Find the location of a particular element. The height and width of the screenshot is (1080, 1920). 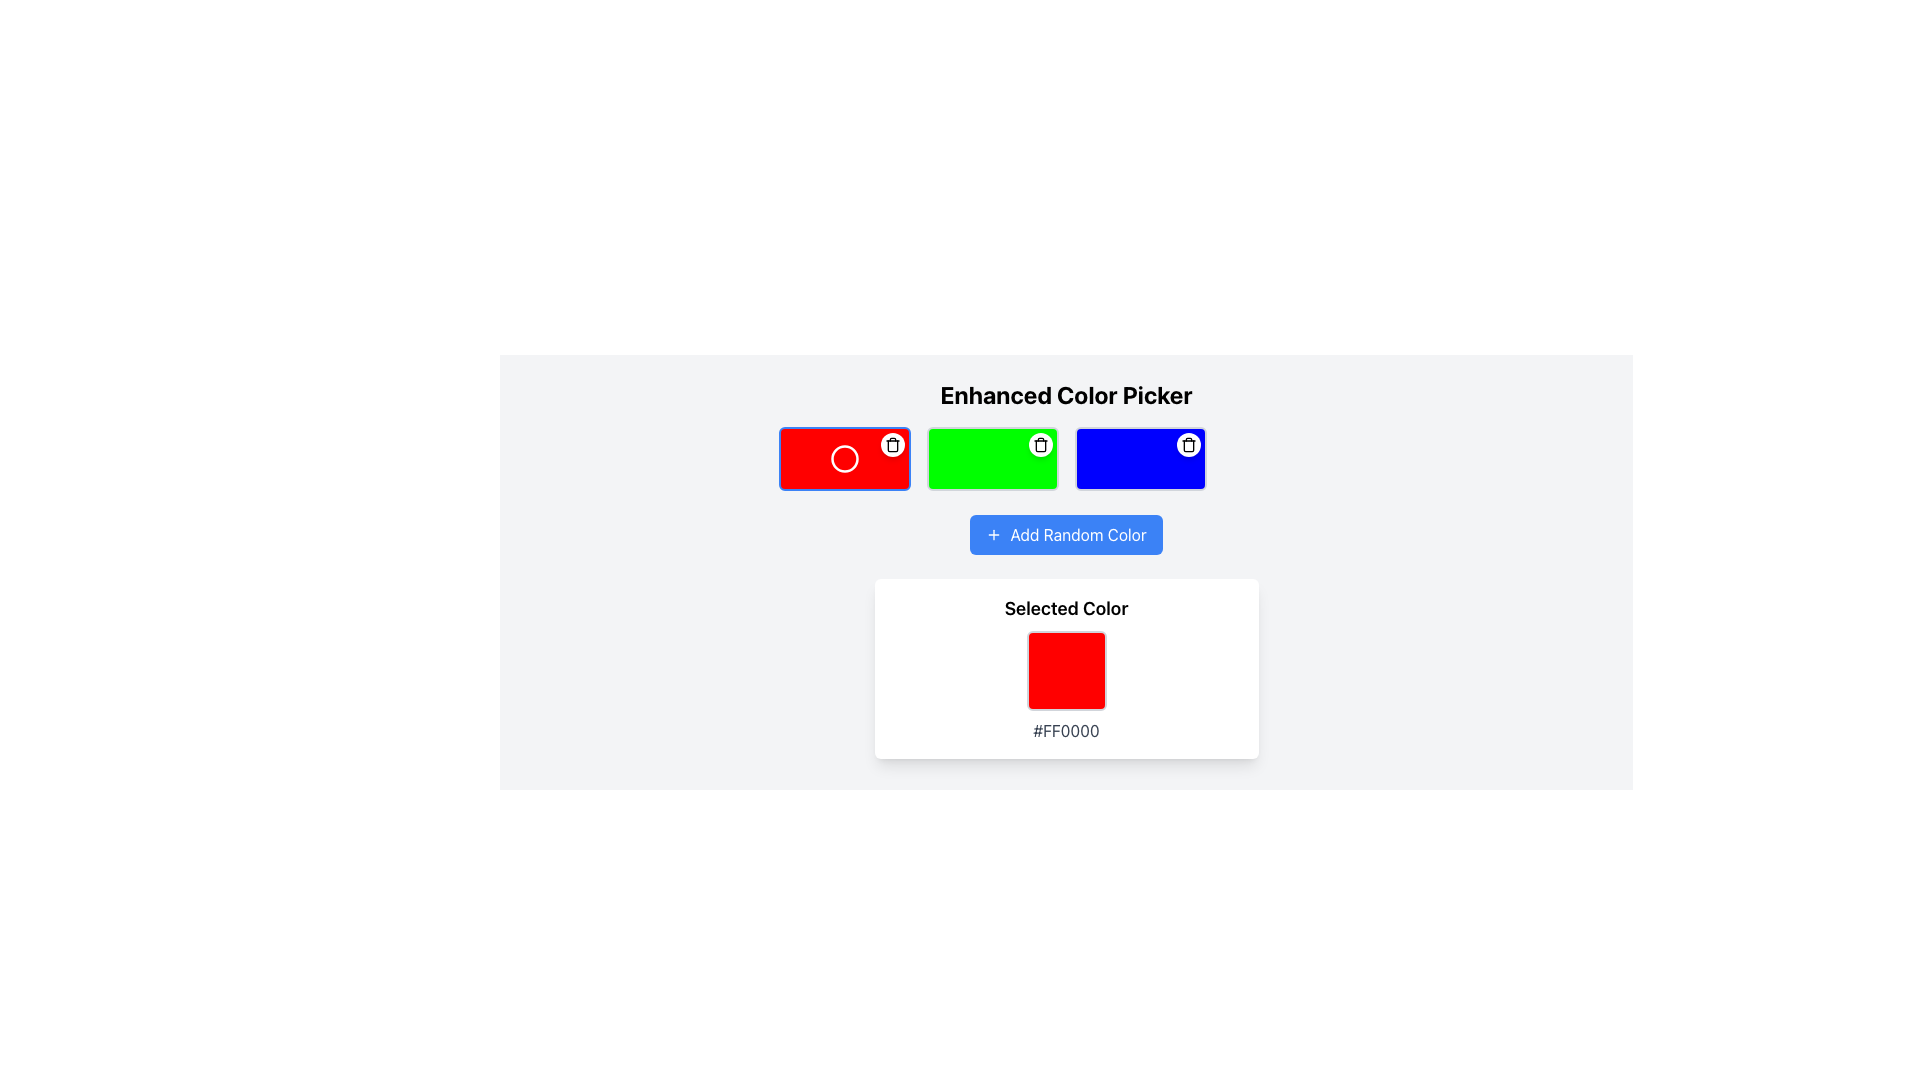

the 'Add Random Color' button, which is a rectangular button with a blue background and a white text label is located at coordinates (1065, 534).